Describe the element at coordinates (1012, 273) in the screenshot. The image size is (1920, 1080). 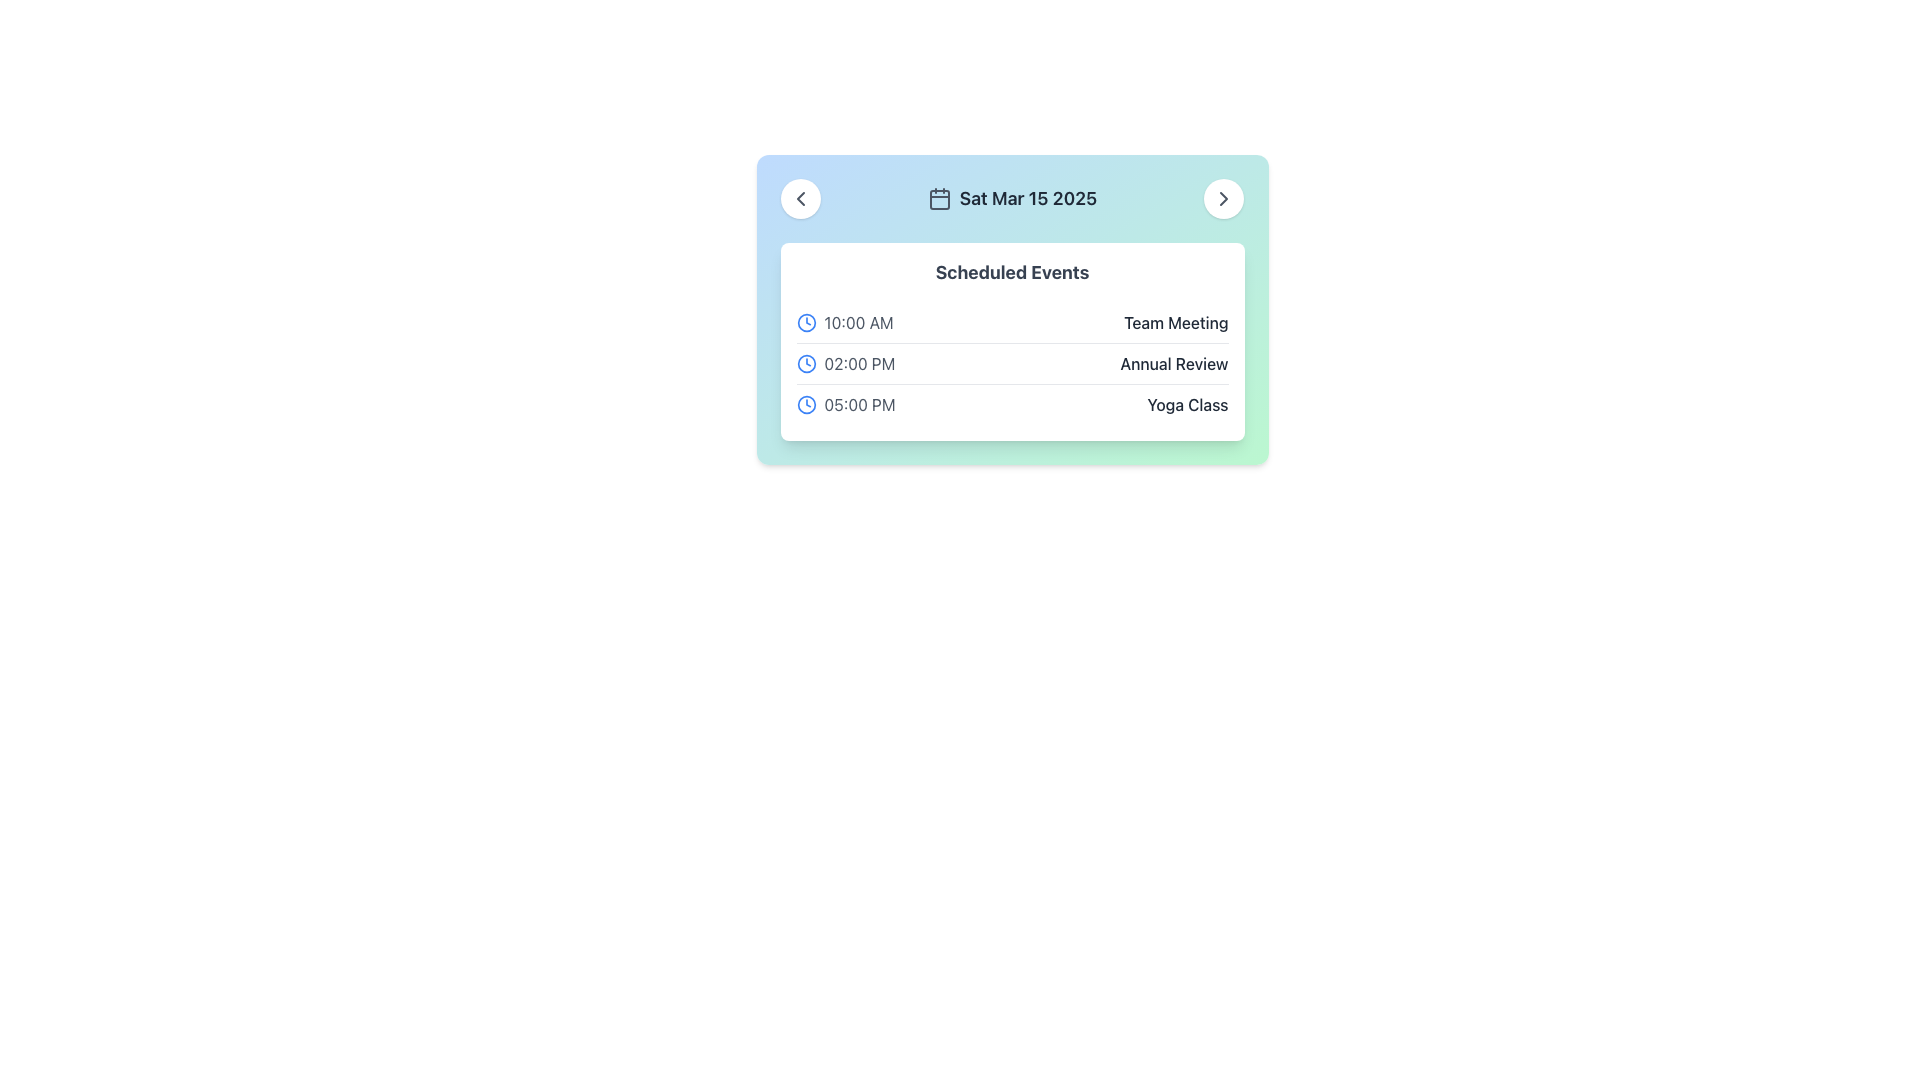
I see `the static text element that serves as the title for the calendar card detailing scheduled events, located at the top of the card` at that location.